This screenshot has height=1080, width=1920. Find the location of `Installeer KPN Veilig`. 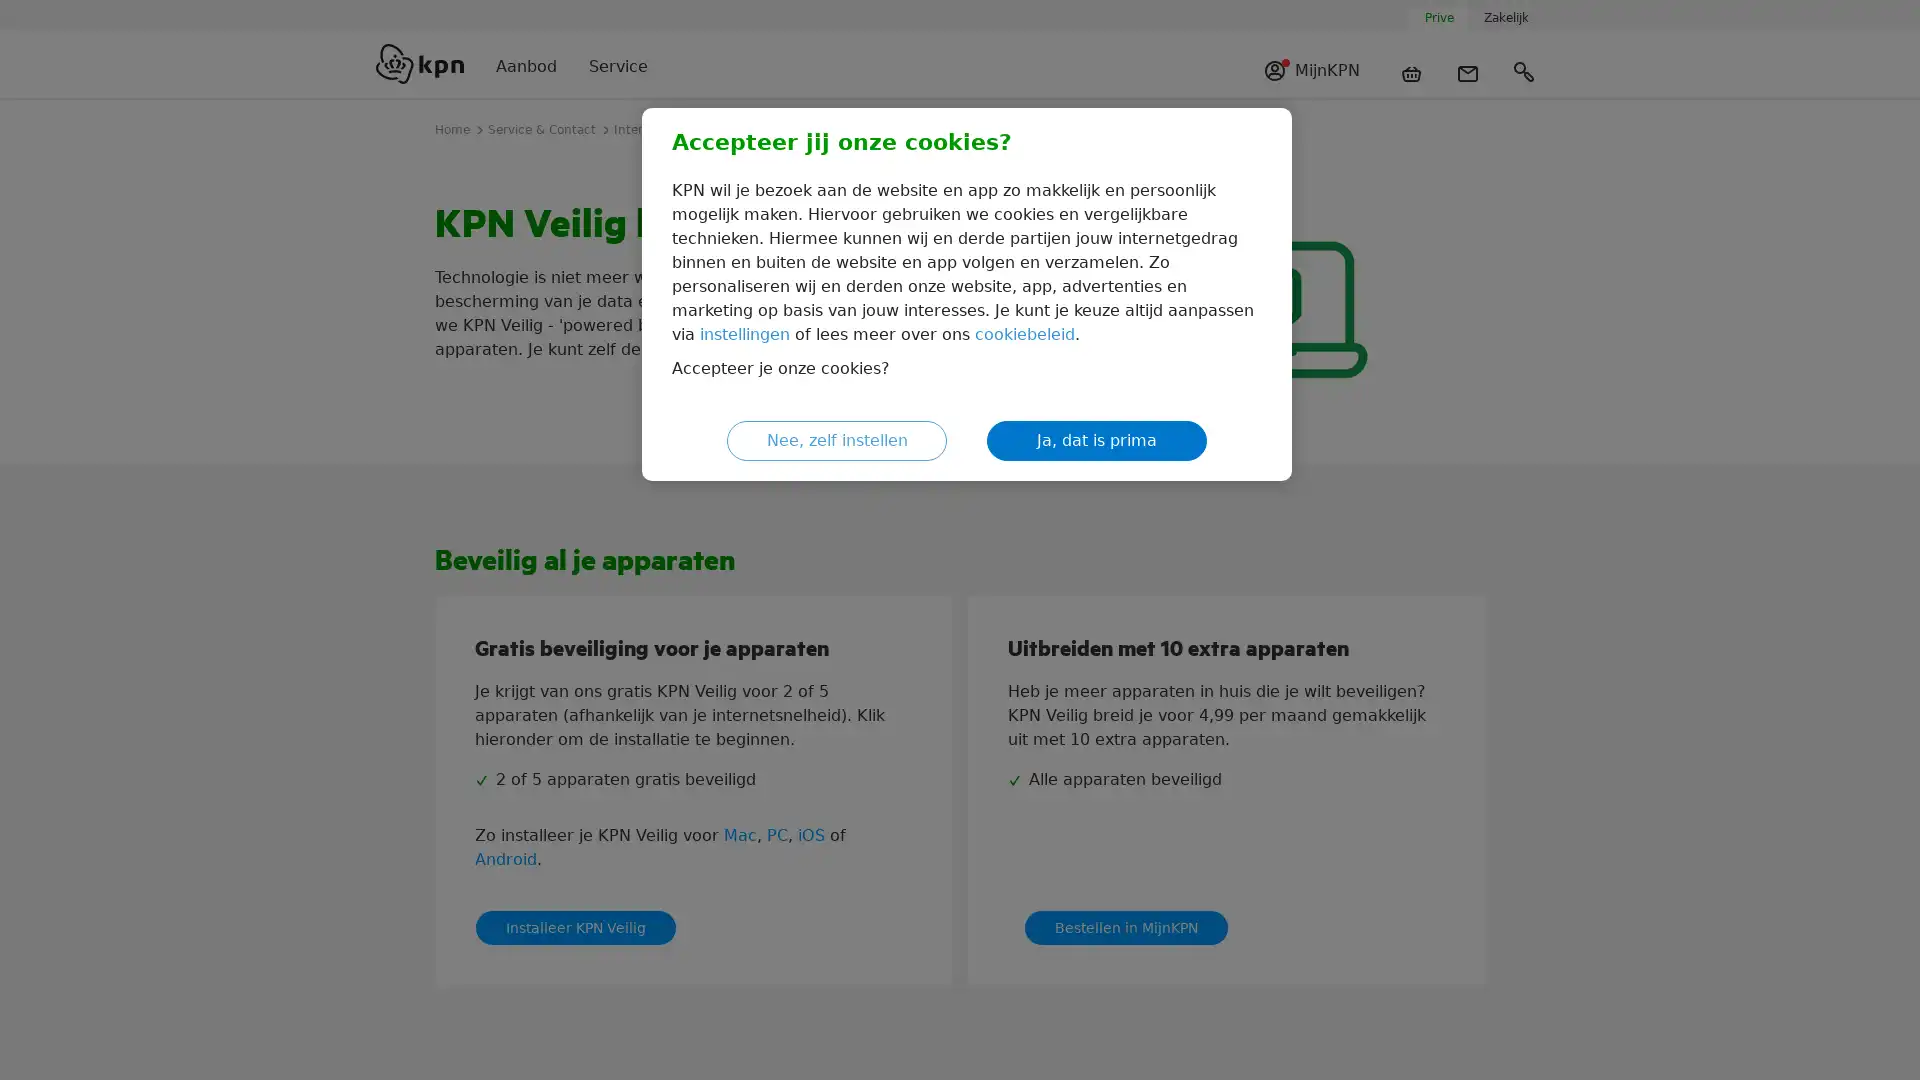

Installeer KPN Veilig is located at coordinates (574, 928).